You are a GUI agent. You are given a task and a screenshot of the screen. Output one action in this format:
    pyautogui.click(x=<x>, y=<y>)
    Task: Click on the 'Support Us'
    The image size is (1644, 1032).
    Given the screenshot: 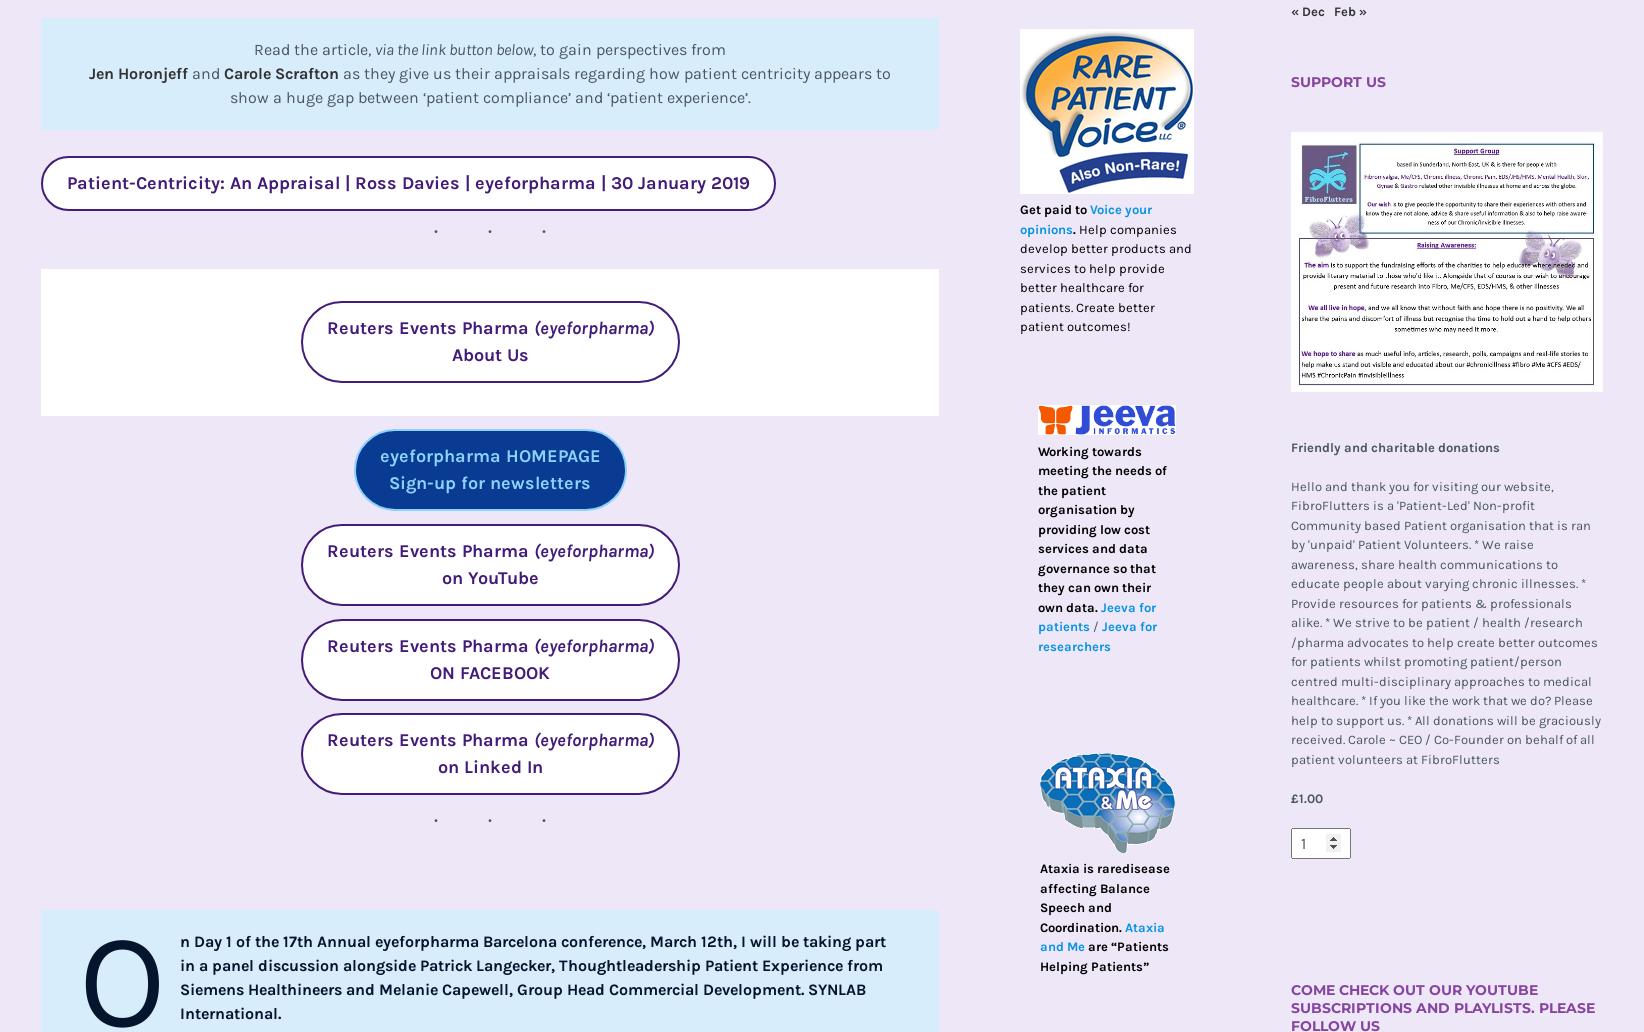 What is the action you would take?
    pyautogui.click(x=1336, y=81)
    